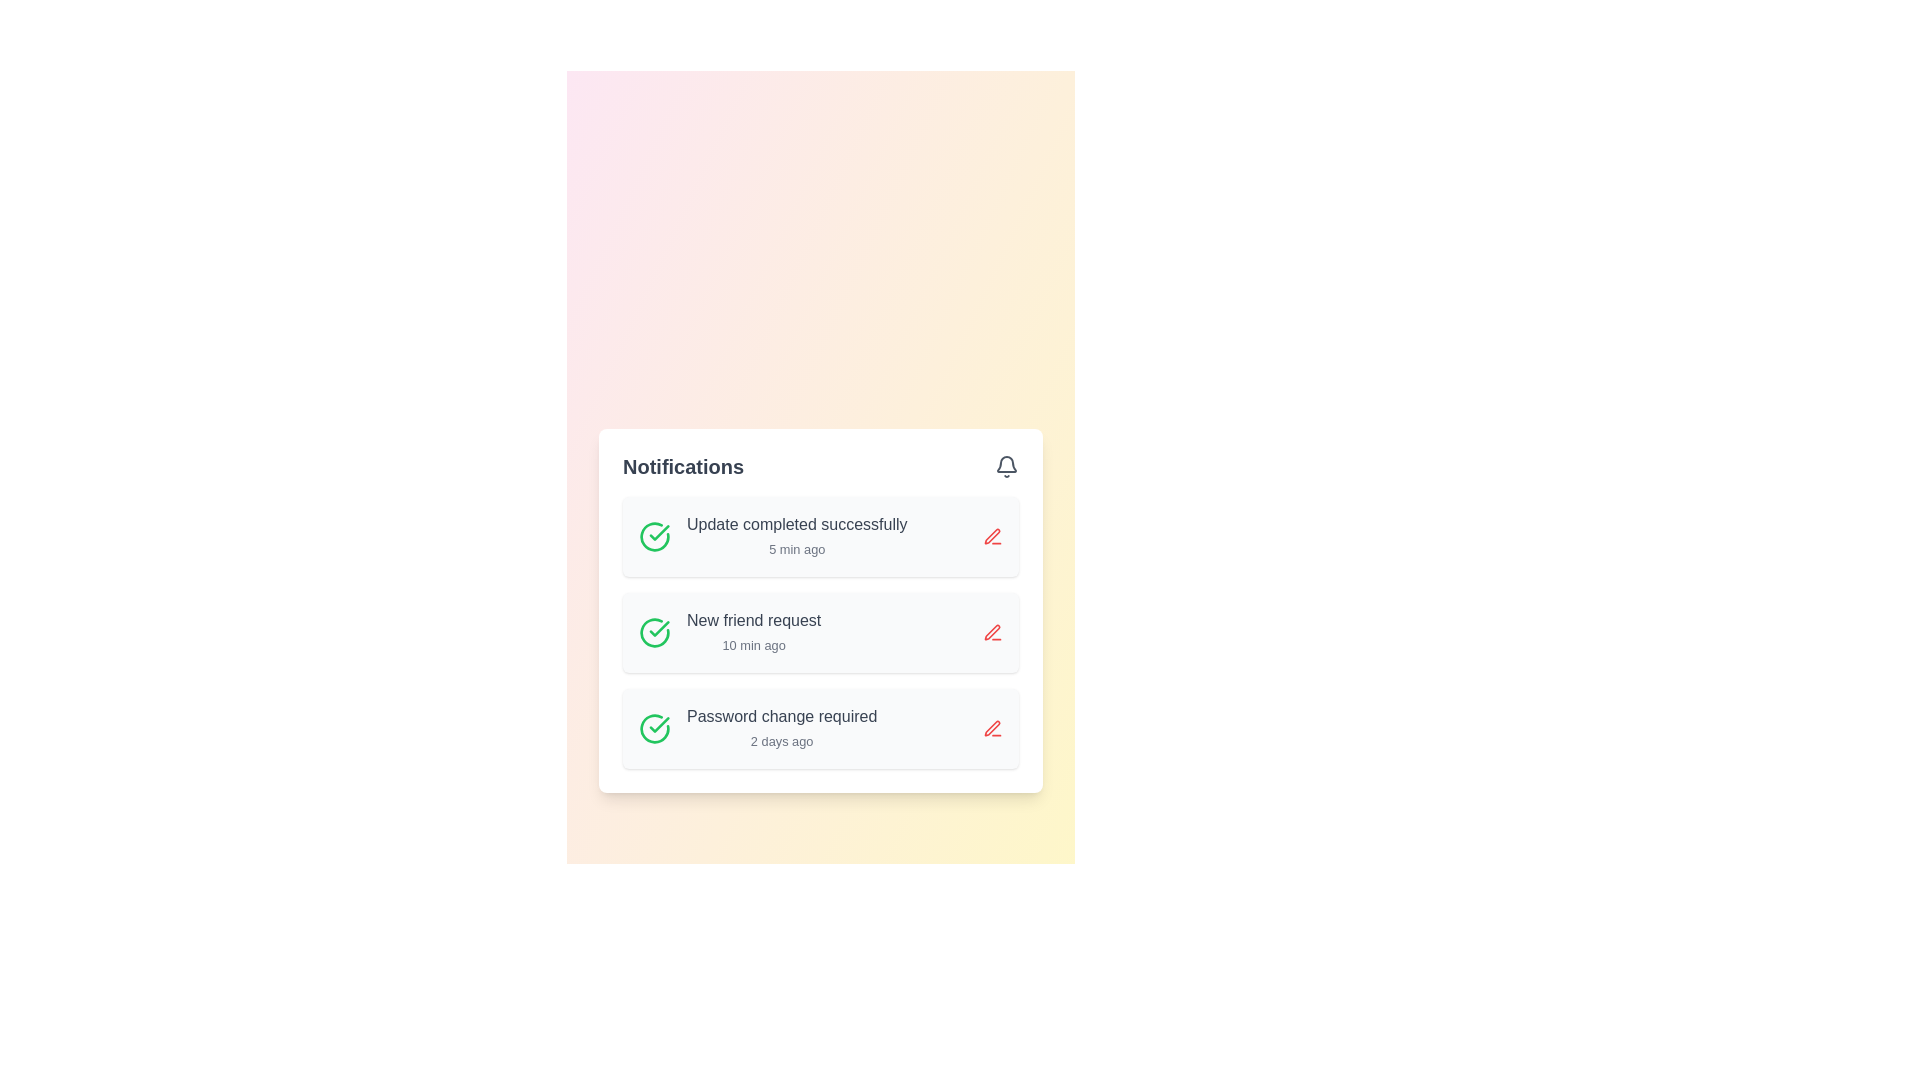 The width and height of the screenshot is (1920, 1080). What do you see at coordinates (781, 716) in the screenshot?
I see `the Text Label that notifies the user about the need for a password change, located in the third notification row under 'Notifications'` at bounding box center [781, 716].